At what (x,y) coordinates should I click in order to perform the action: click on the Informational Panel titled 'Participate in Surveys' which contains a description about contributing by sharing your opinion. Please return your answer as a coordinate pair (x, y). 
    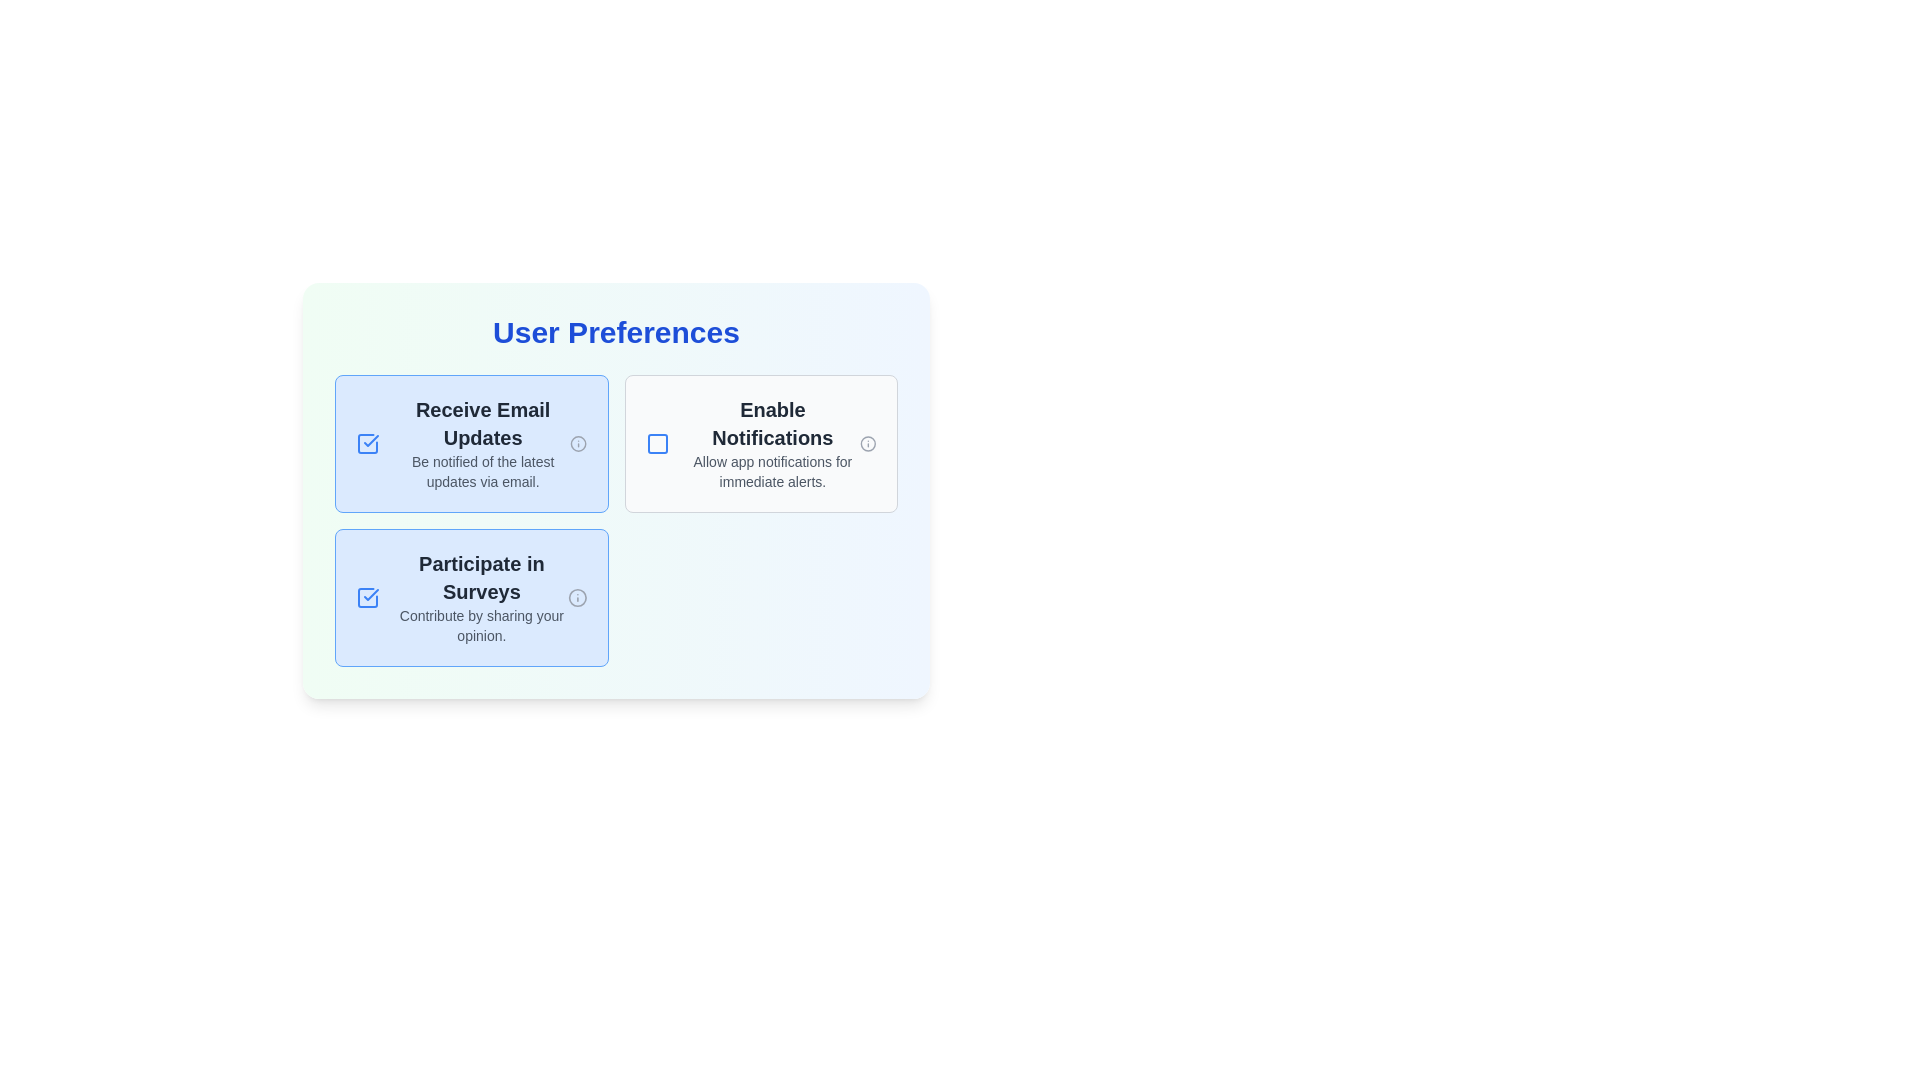
    Looking at the image, I should click on (481, 596).